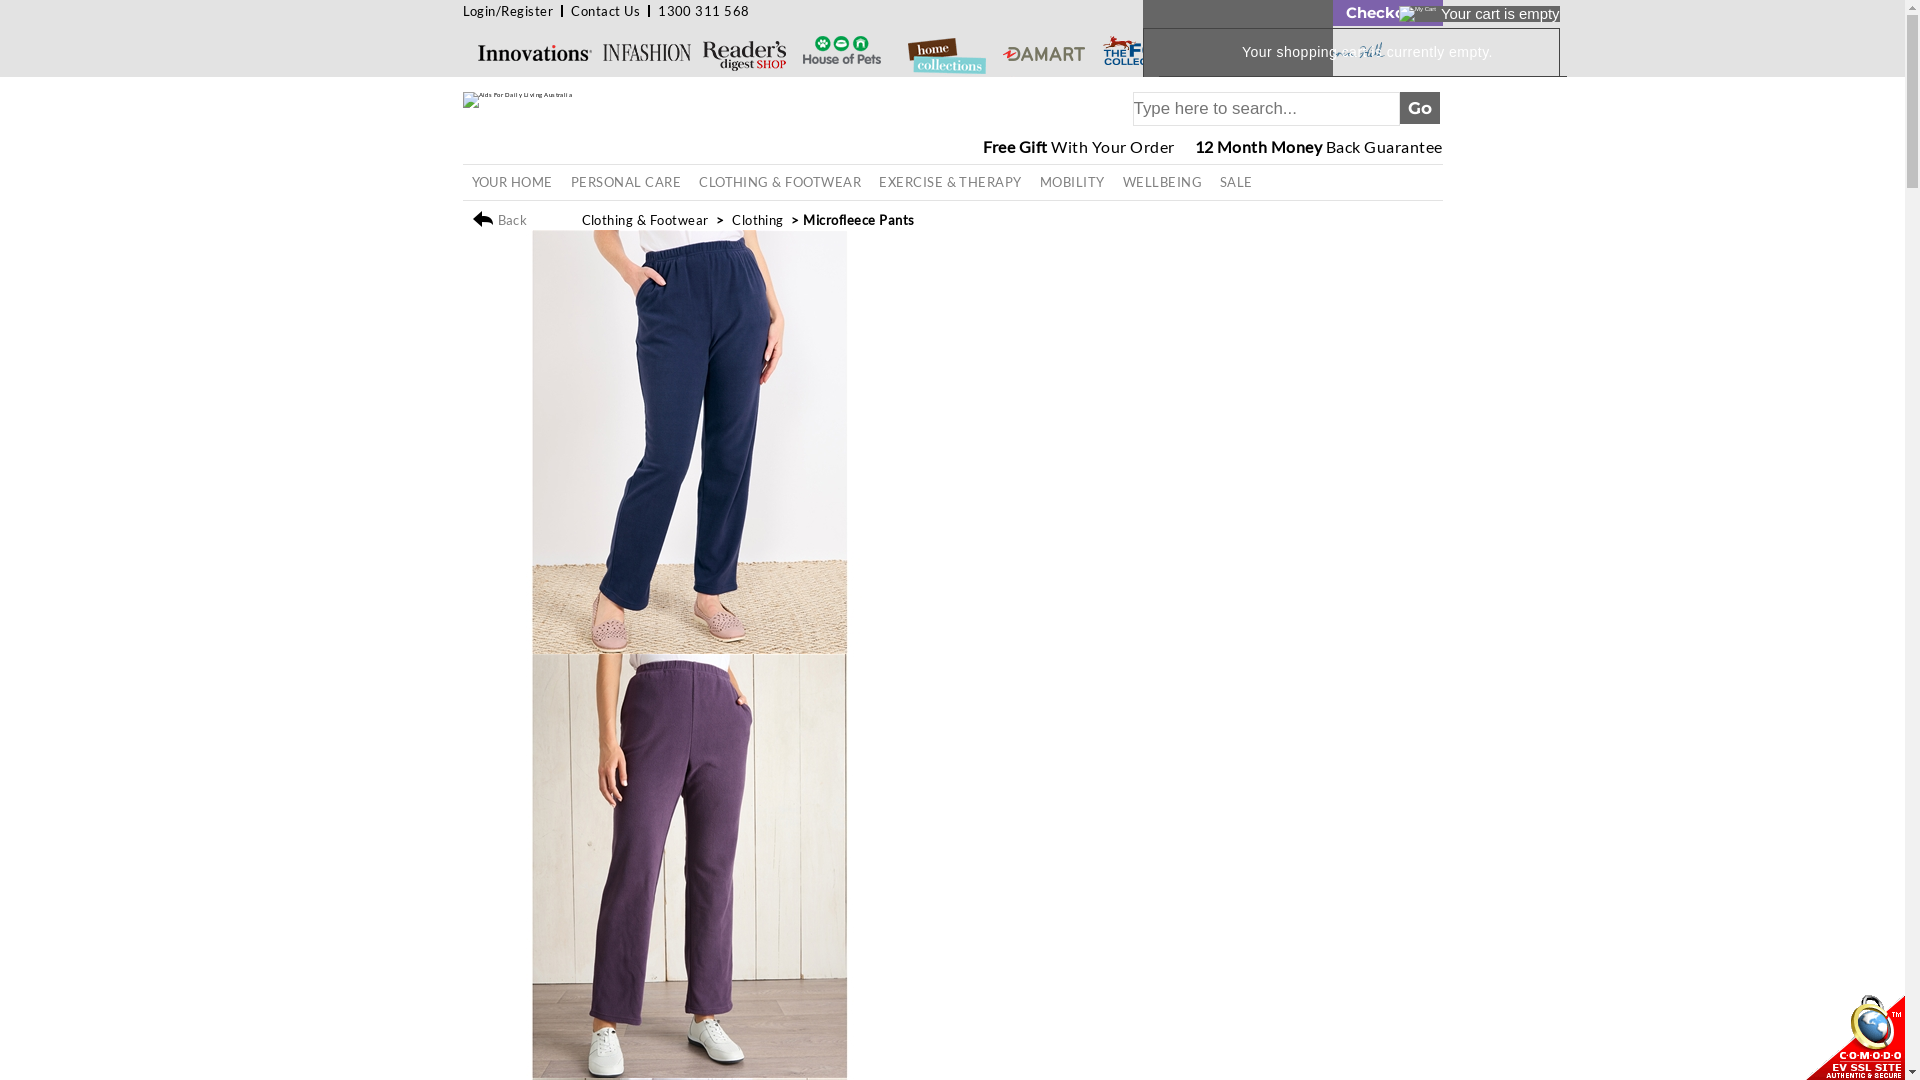 Image resolution: width=1920 pixels, height=1080 pixels. Describe the element at coordinates (507, 11) in the screenshot. I see `'Login/Register'` at that location.